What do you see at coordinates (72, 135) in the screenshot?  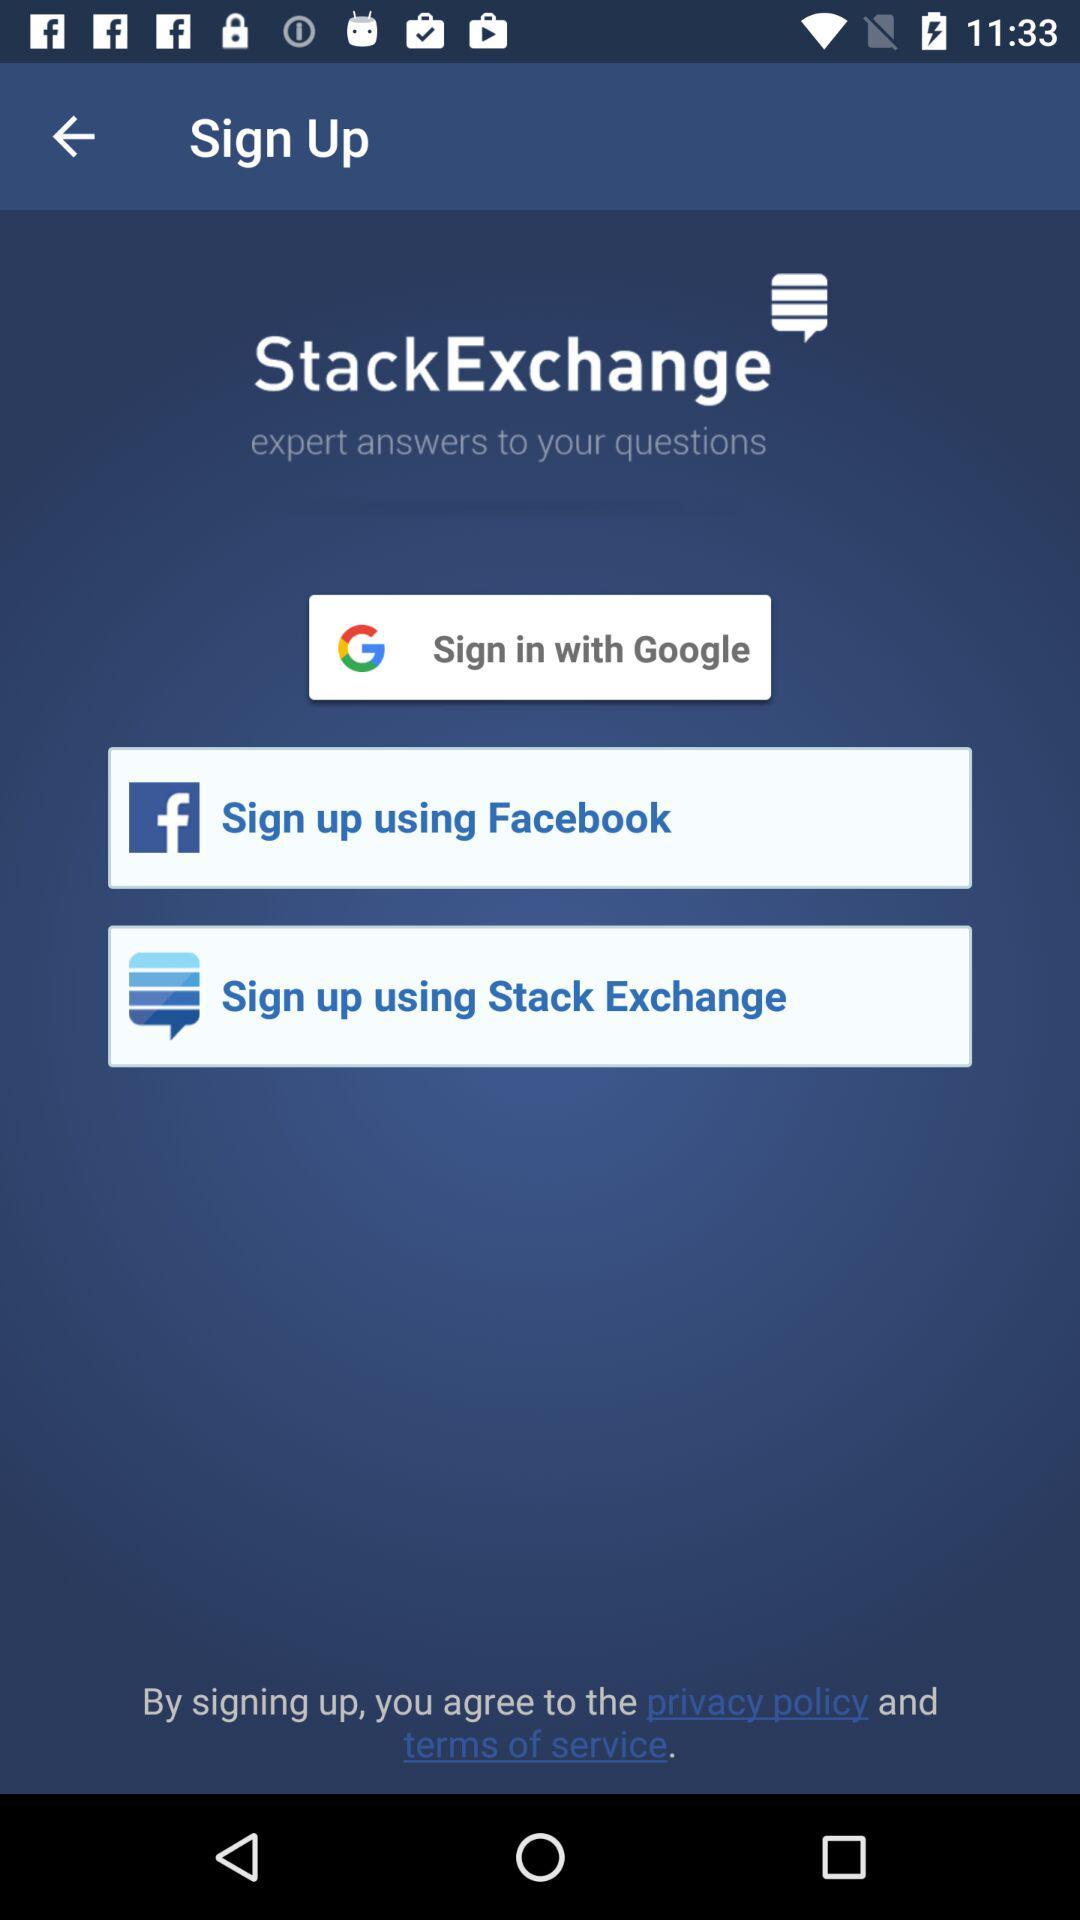 I see `icon next to sign up item` at bounding box center [72, 135].